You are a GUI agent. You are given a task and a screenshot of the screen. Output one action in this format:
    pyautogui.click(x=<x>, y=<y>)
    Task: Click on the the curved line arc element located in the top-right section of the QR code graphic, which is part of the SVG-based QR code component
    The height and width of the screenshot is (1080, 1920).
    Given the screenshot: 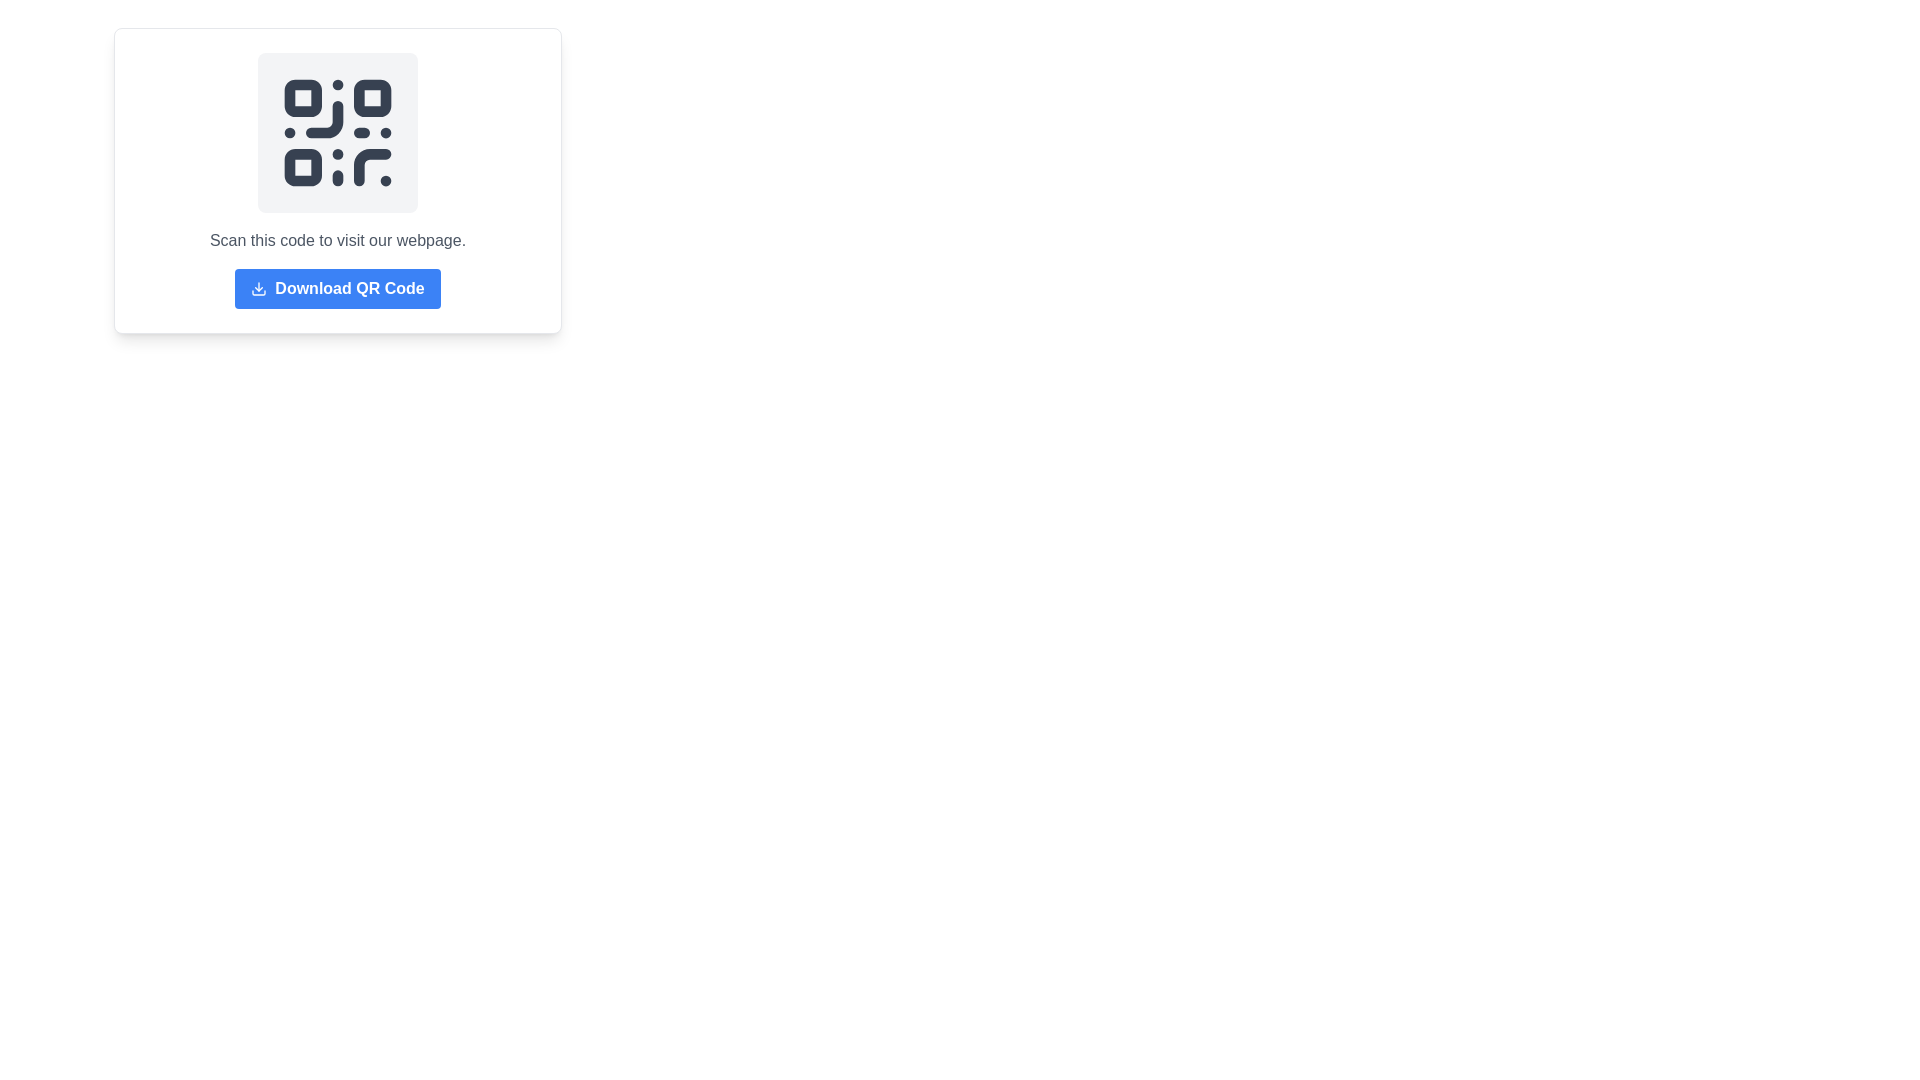 What is the action you would take?
    pyautogui.click(x=324, y=119)
    